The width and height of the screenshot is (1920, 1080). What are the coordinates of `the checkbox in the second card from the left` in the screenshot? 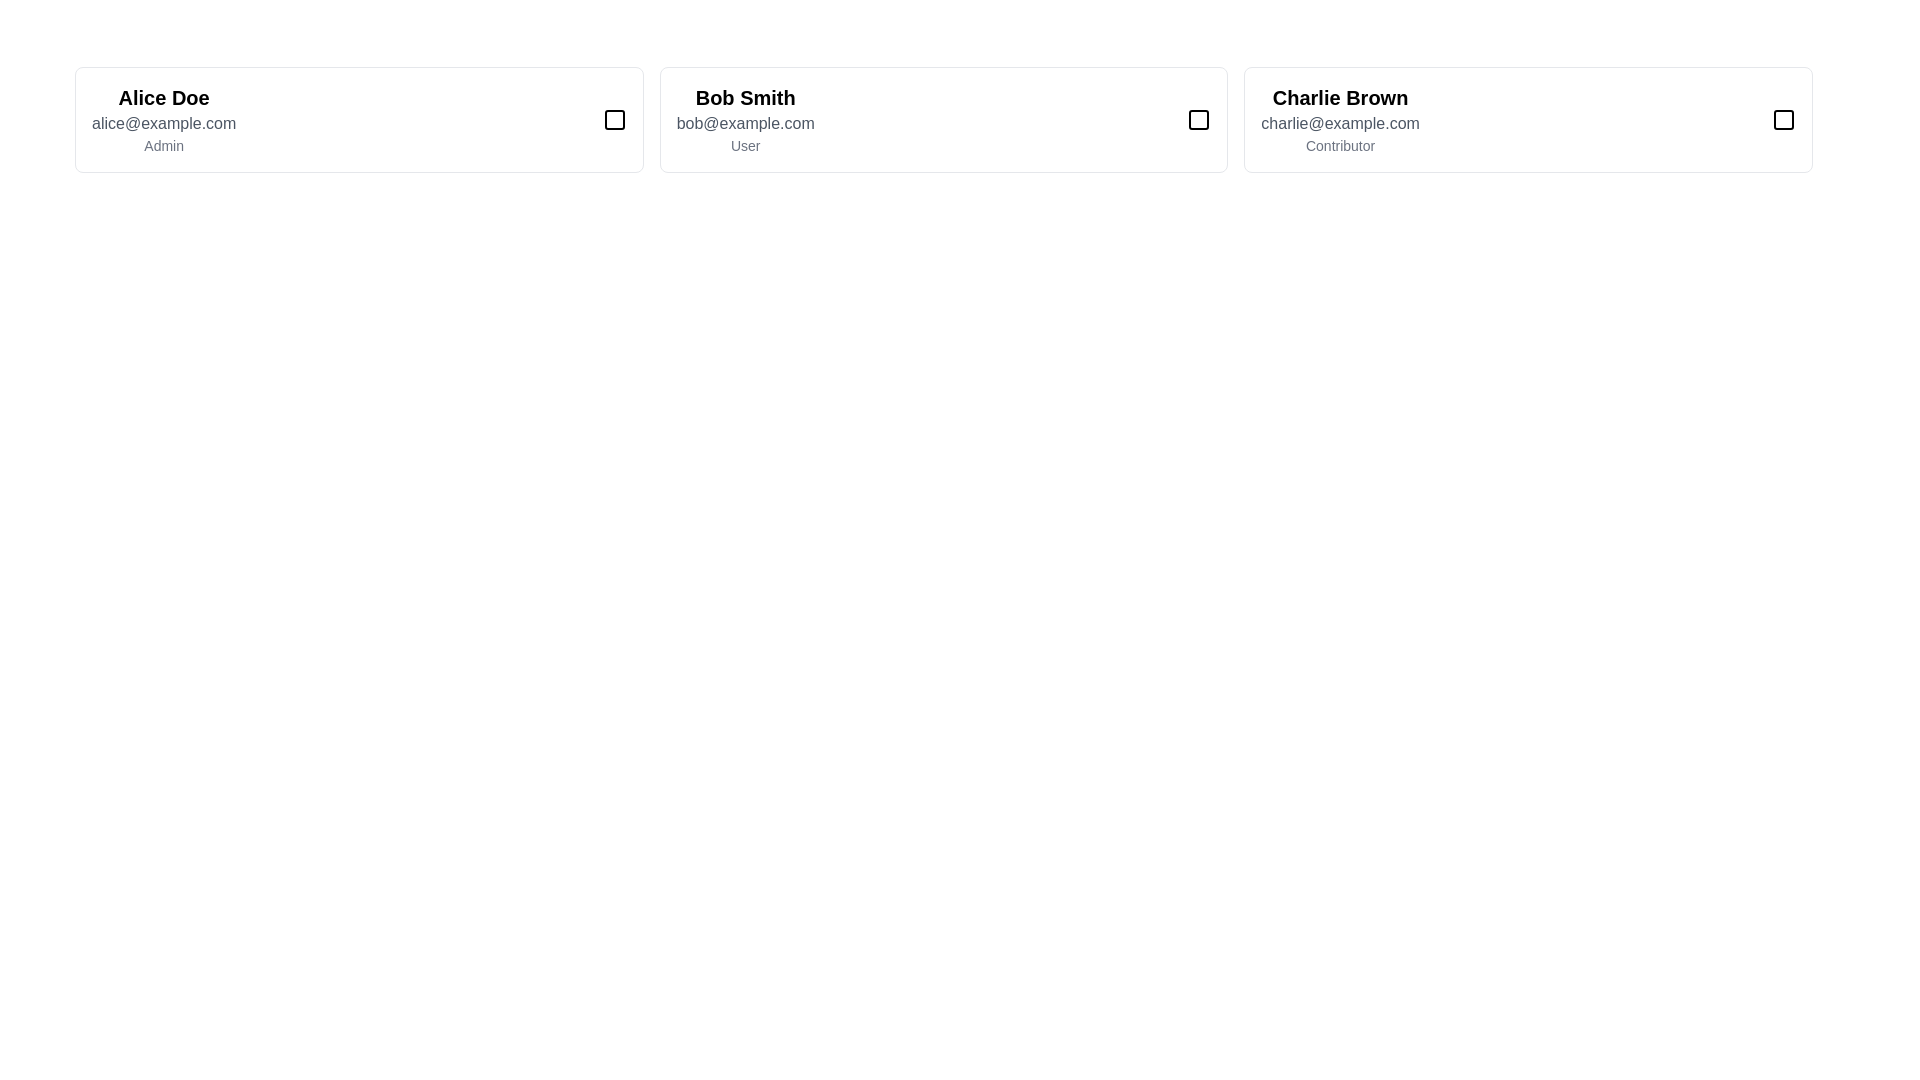 It's located at (1199, 119).